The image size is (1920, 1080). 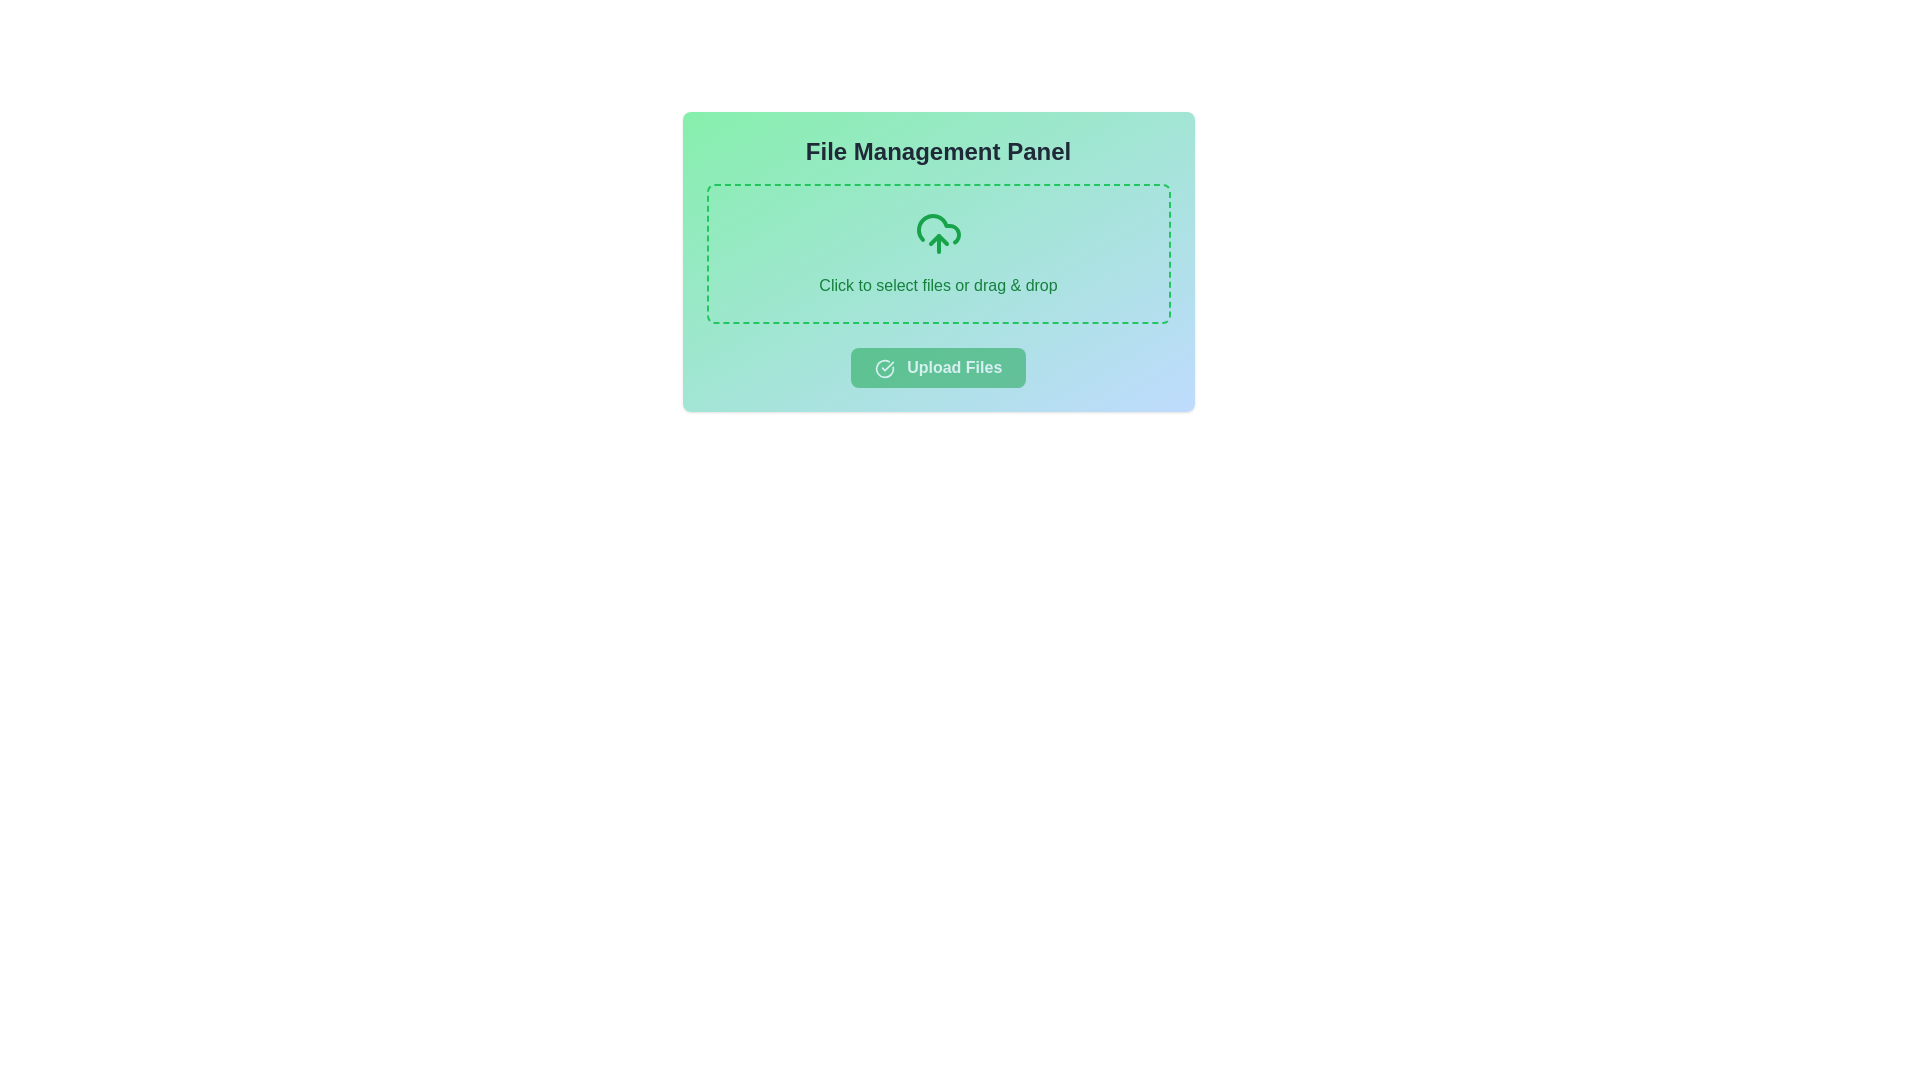 I want to click on the 'Upload Files' button with rounded corners and a green background, so click(x=937, y=367).